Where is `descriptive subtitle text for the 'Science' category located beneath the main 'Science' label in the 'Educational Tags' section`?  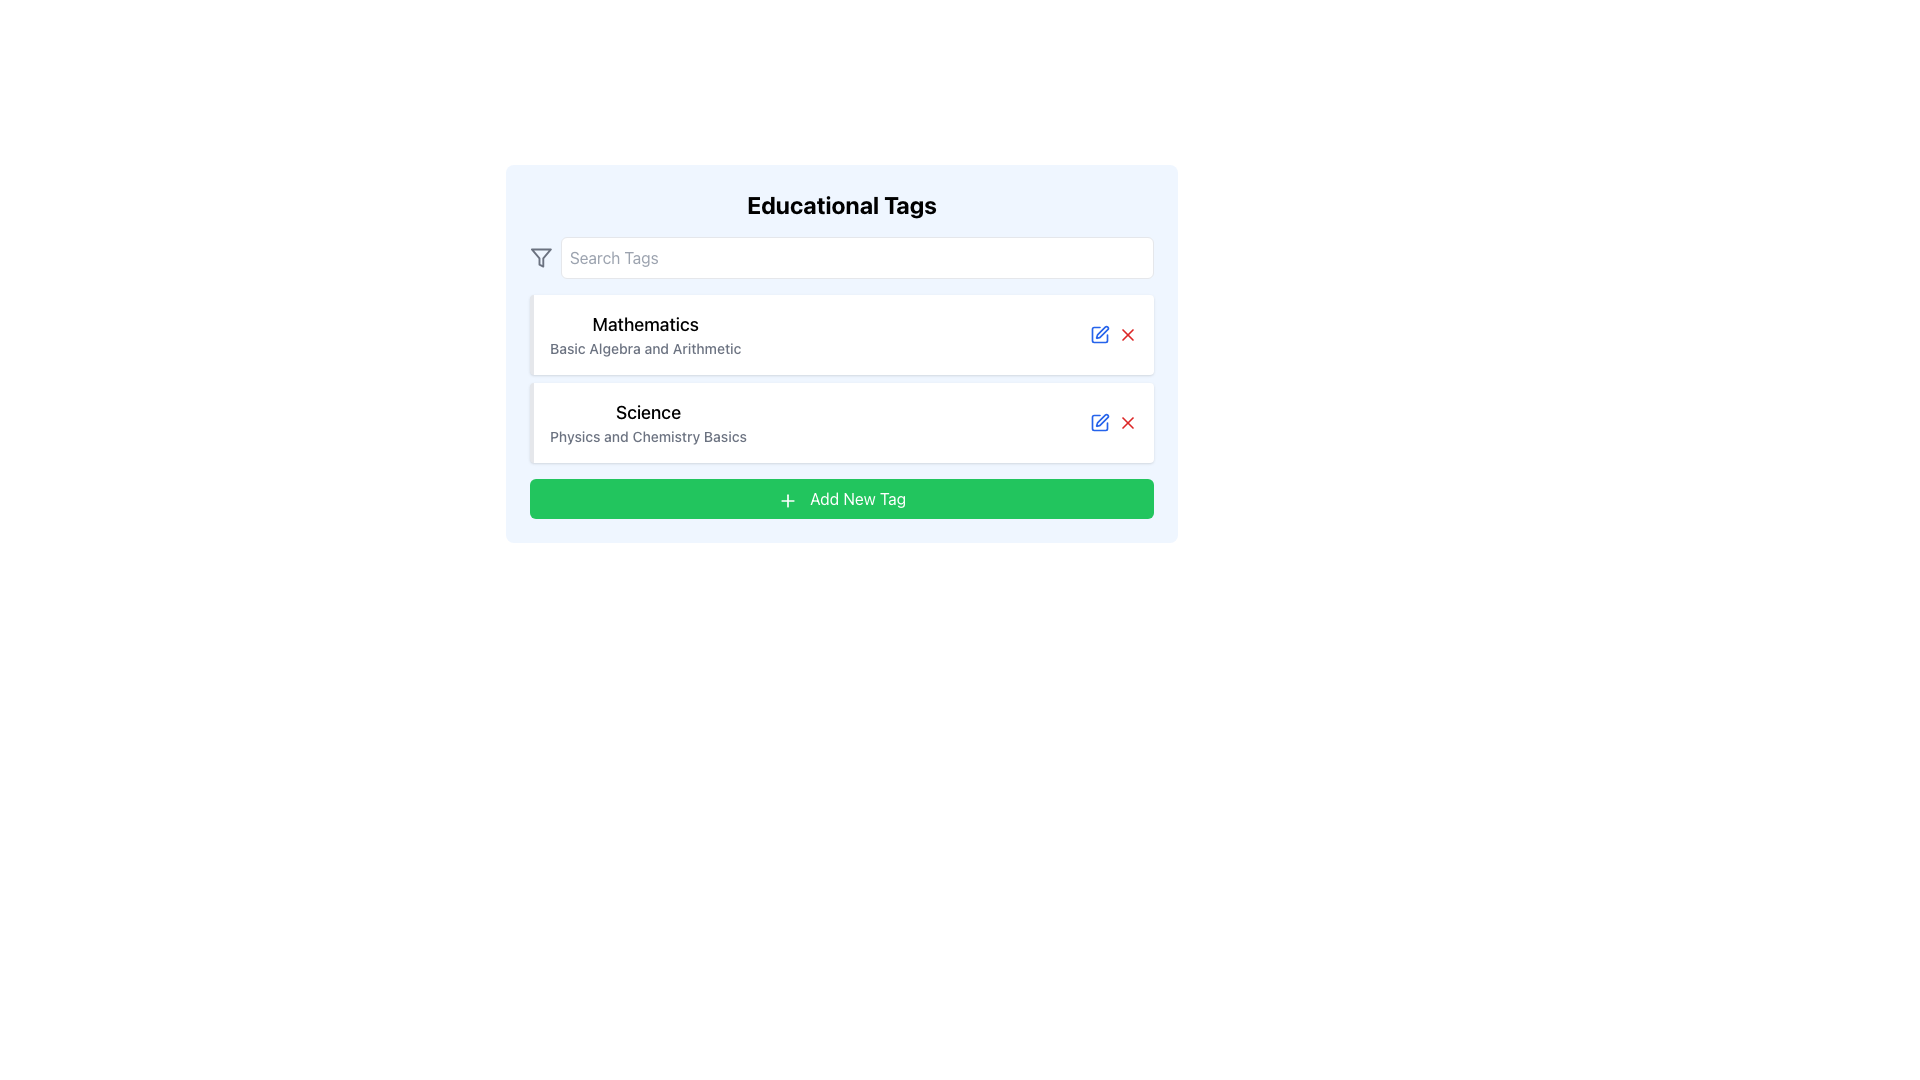
descriptive subtitle text for the 'Science' category located beneath the main 'Science' label in the 'Educational Tags' section is located at coordinates (648, 435).